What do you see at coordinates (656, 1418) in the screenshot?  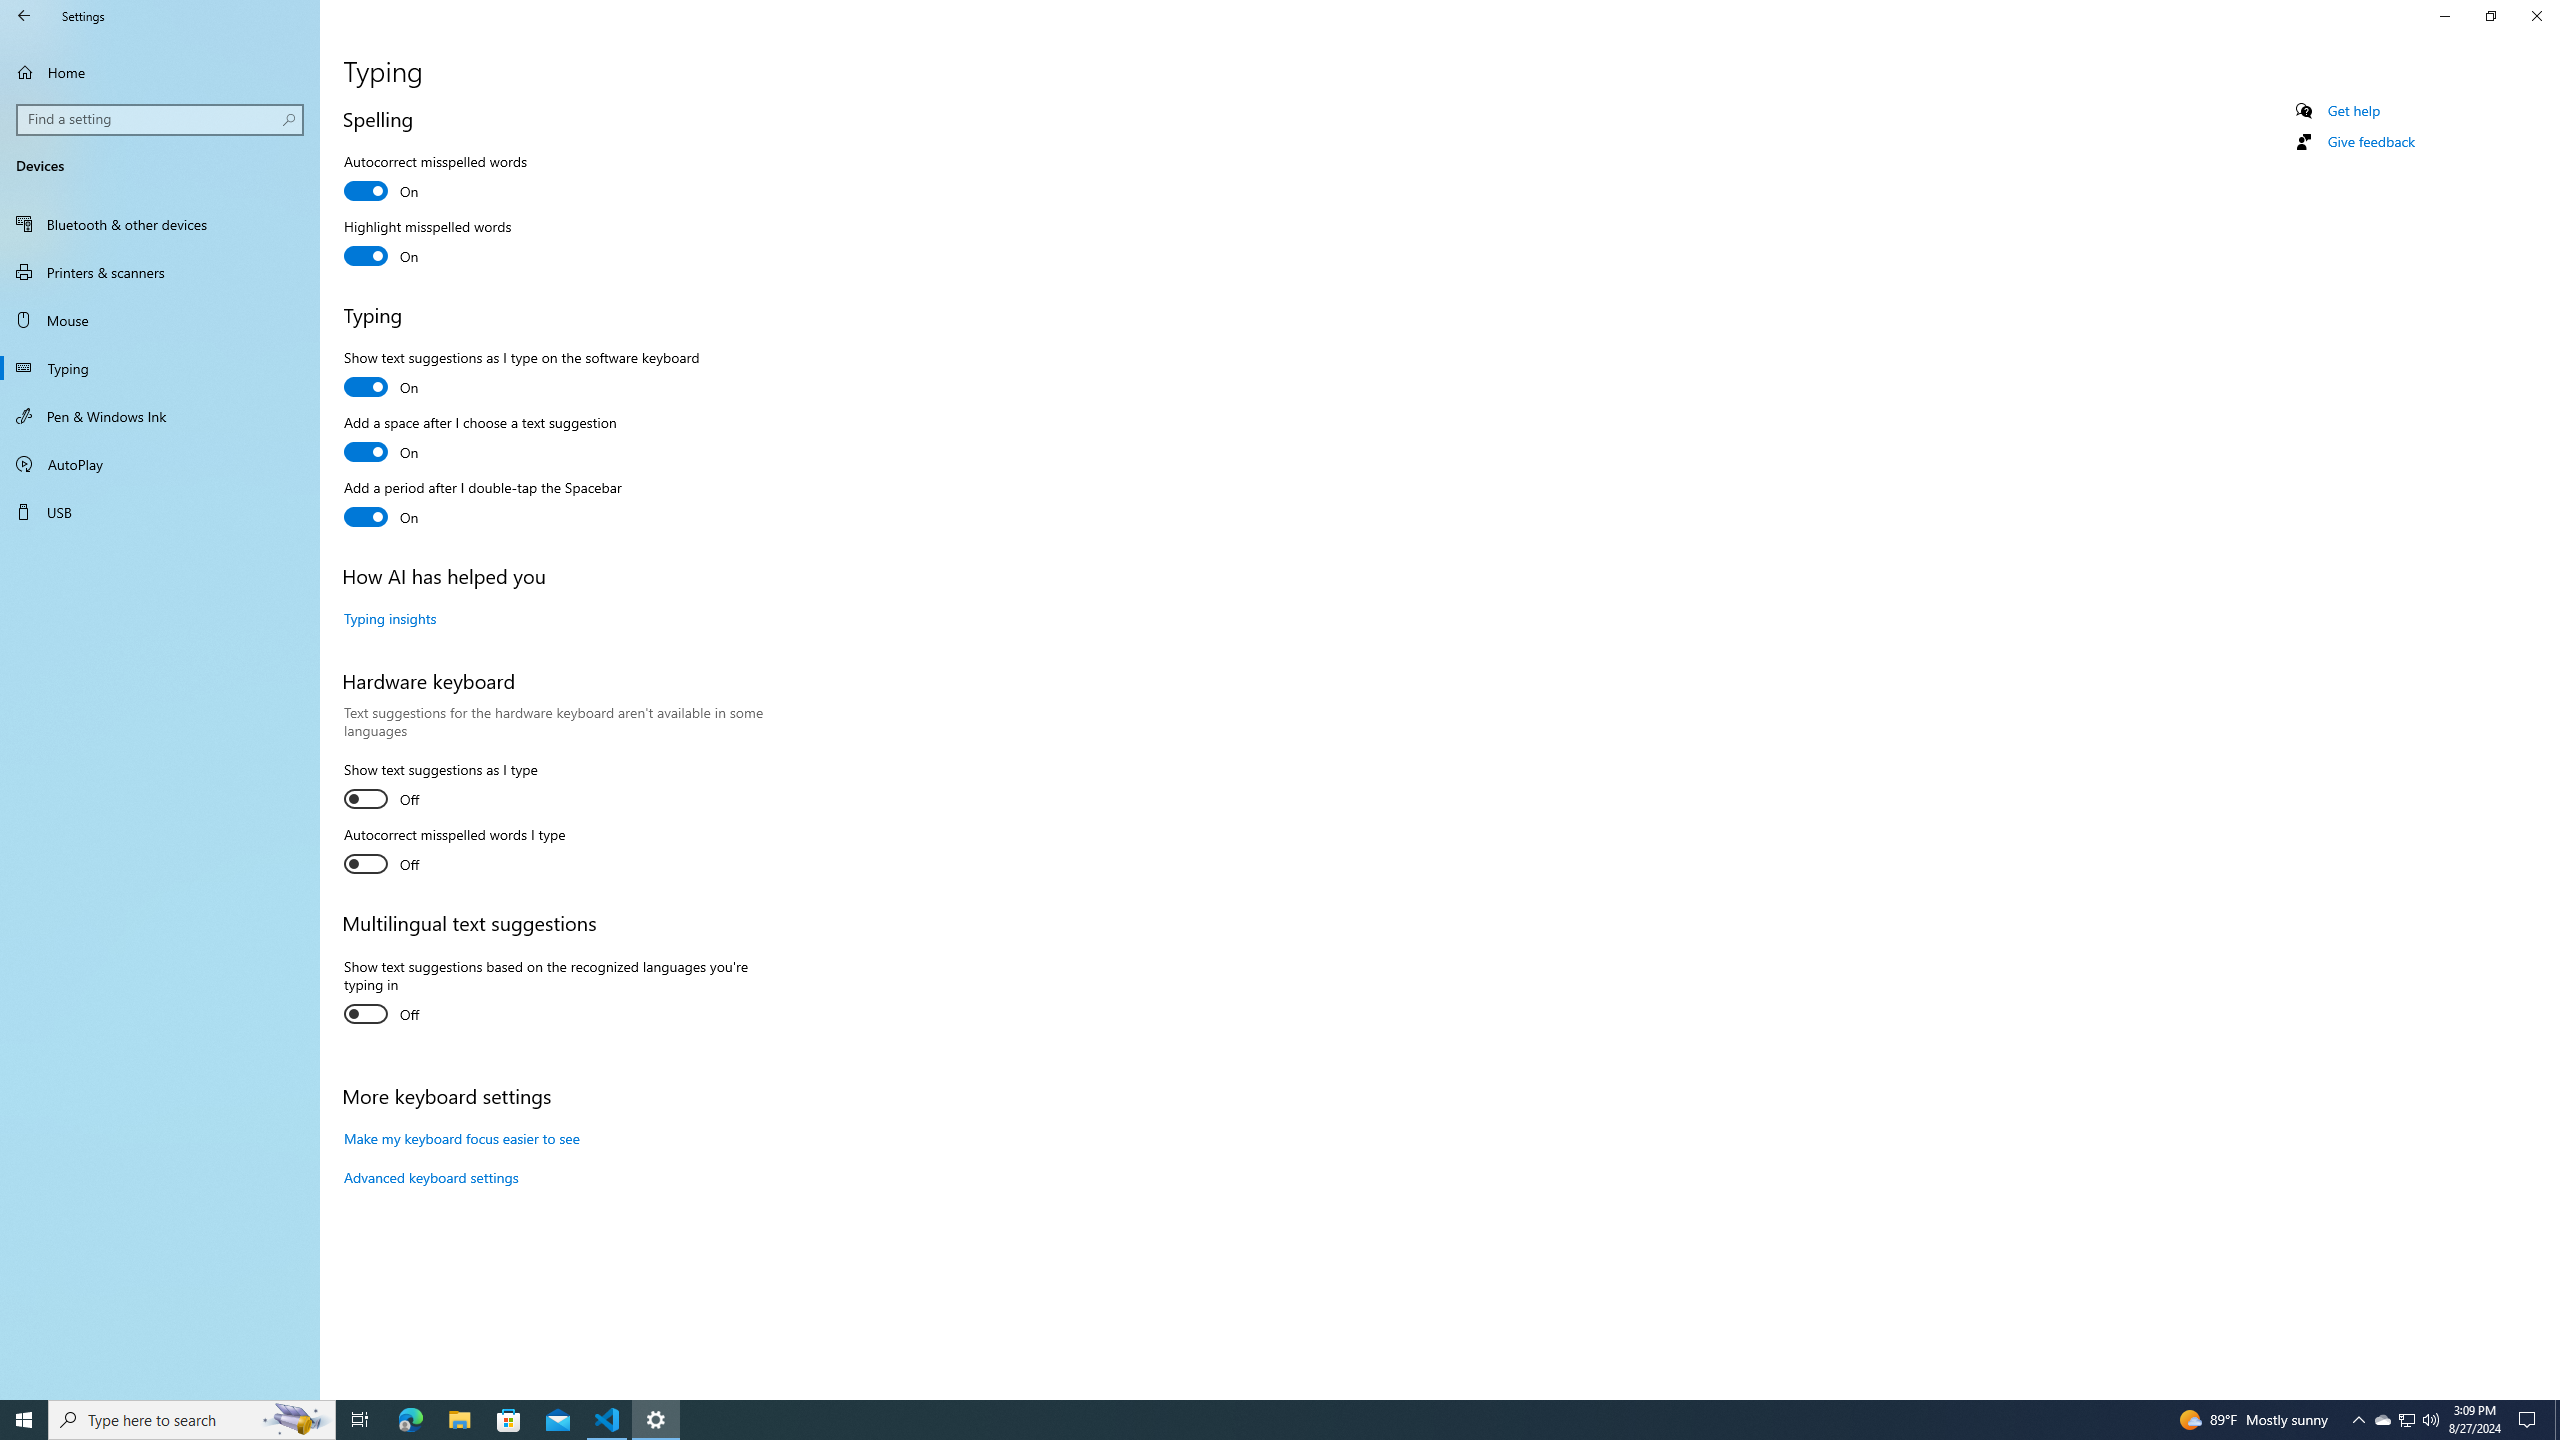 I see `'Settings - 1 running window'` at bounding box center [656, 1418].